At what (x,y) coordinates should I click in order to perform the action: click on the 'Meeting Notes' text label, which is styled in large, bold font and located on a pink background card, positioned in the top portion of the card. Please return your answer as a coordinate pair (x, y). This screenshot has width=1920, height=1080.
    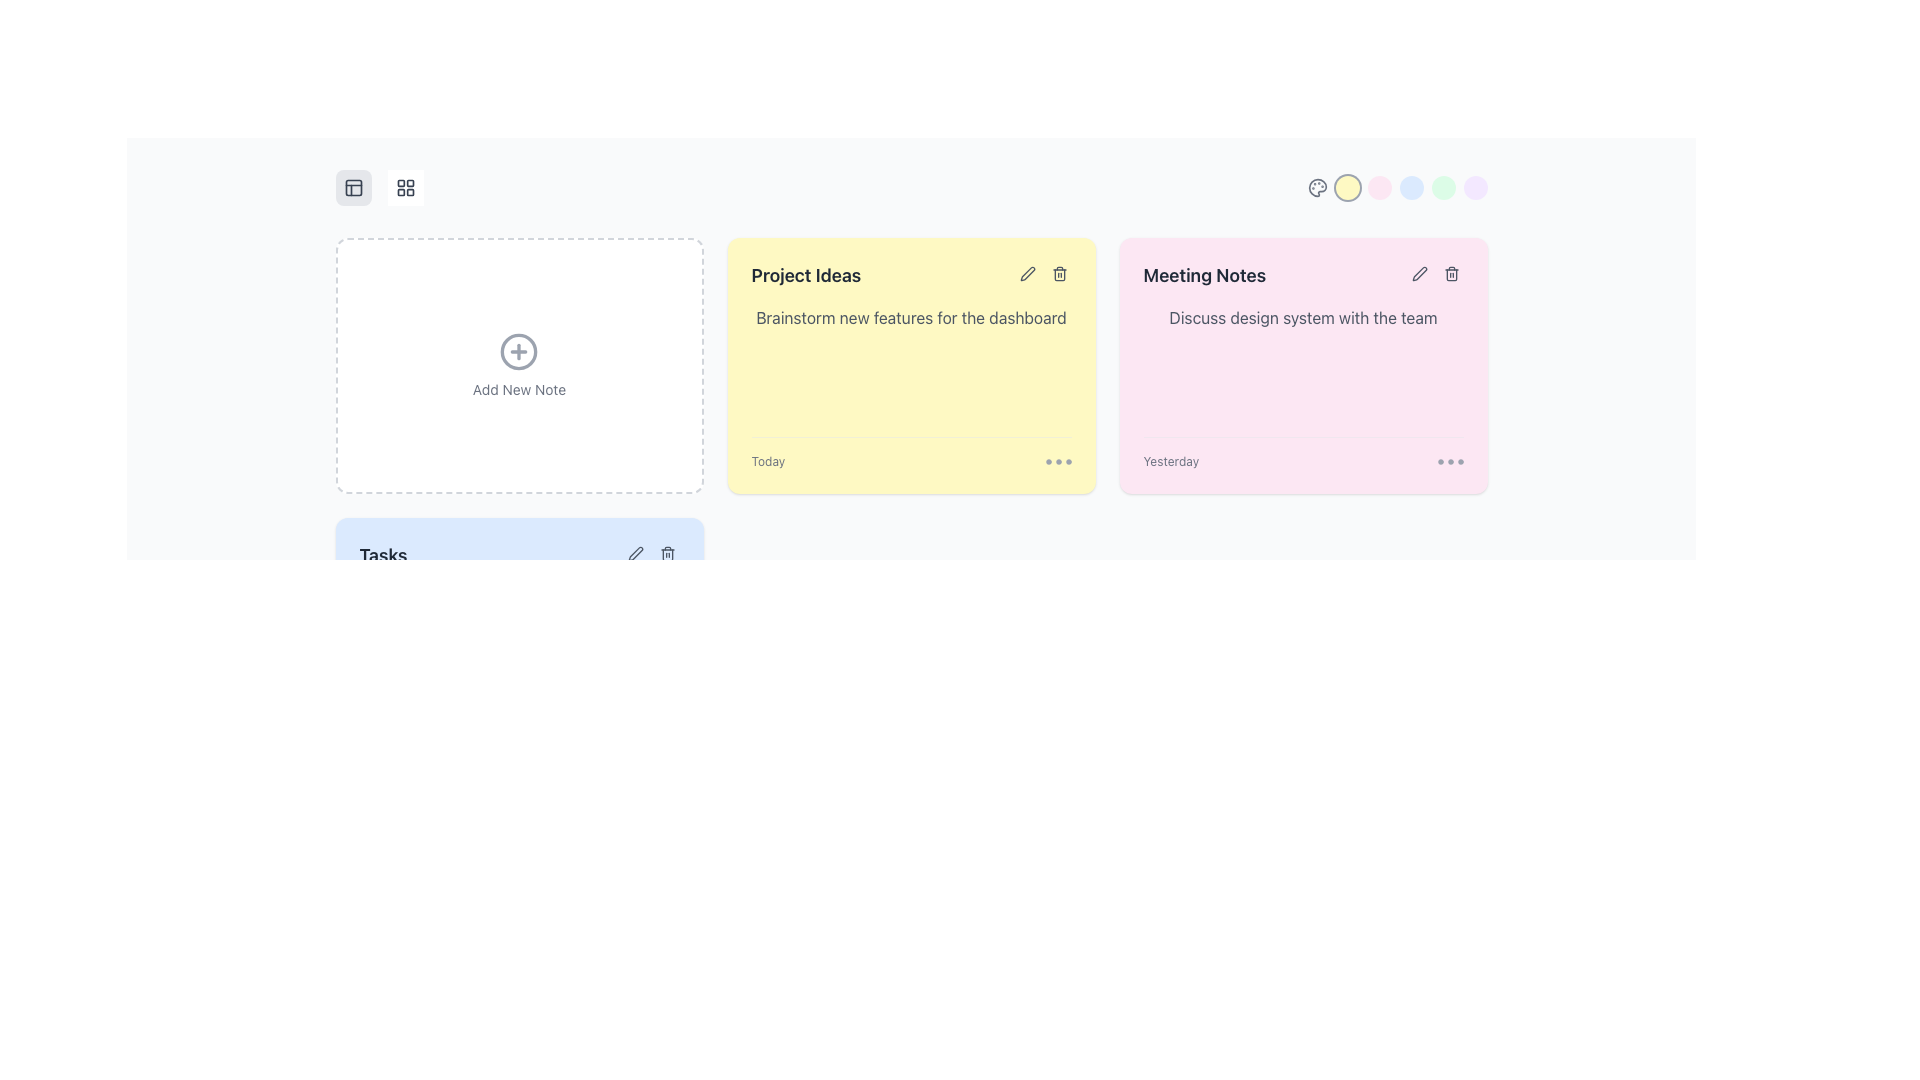
    Looking at the image, I should click on (1203, 276).